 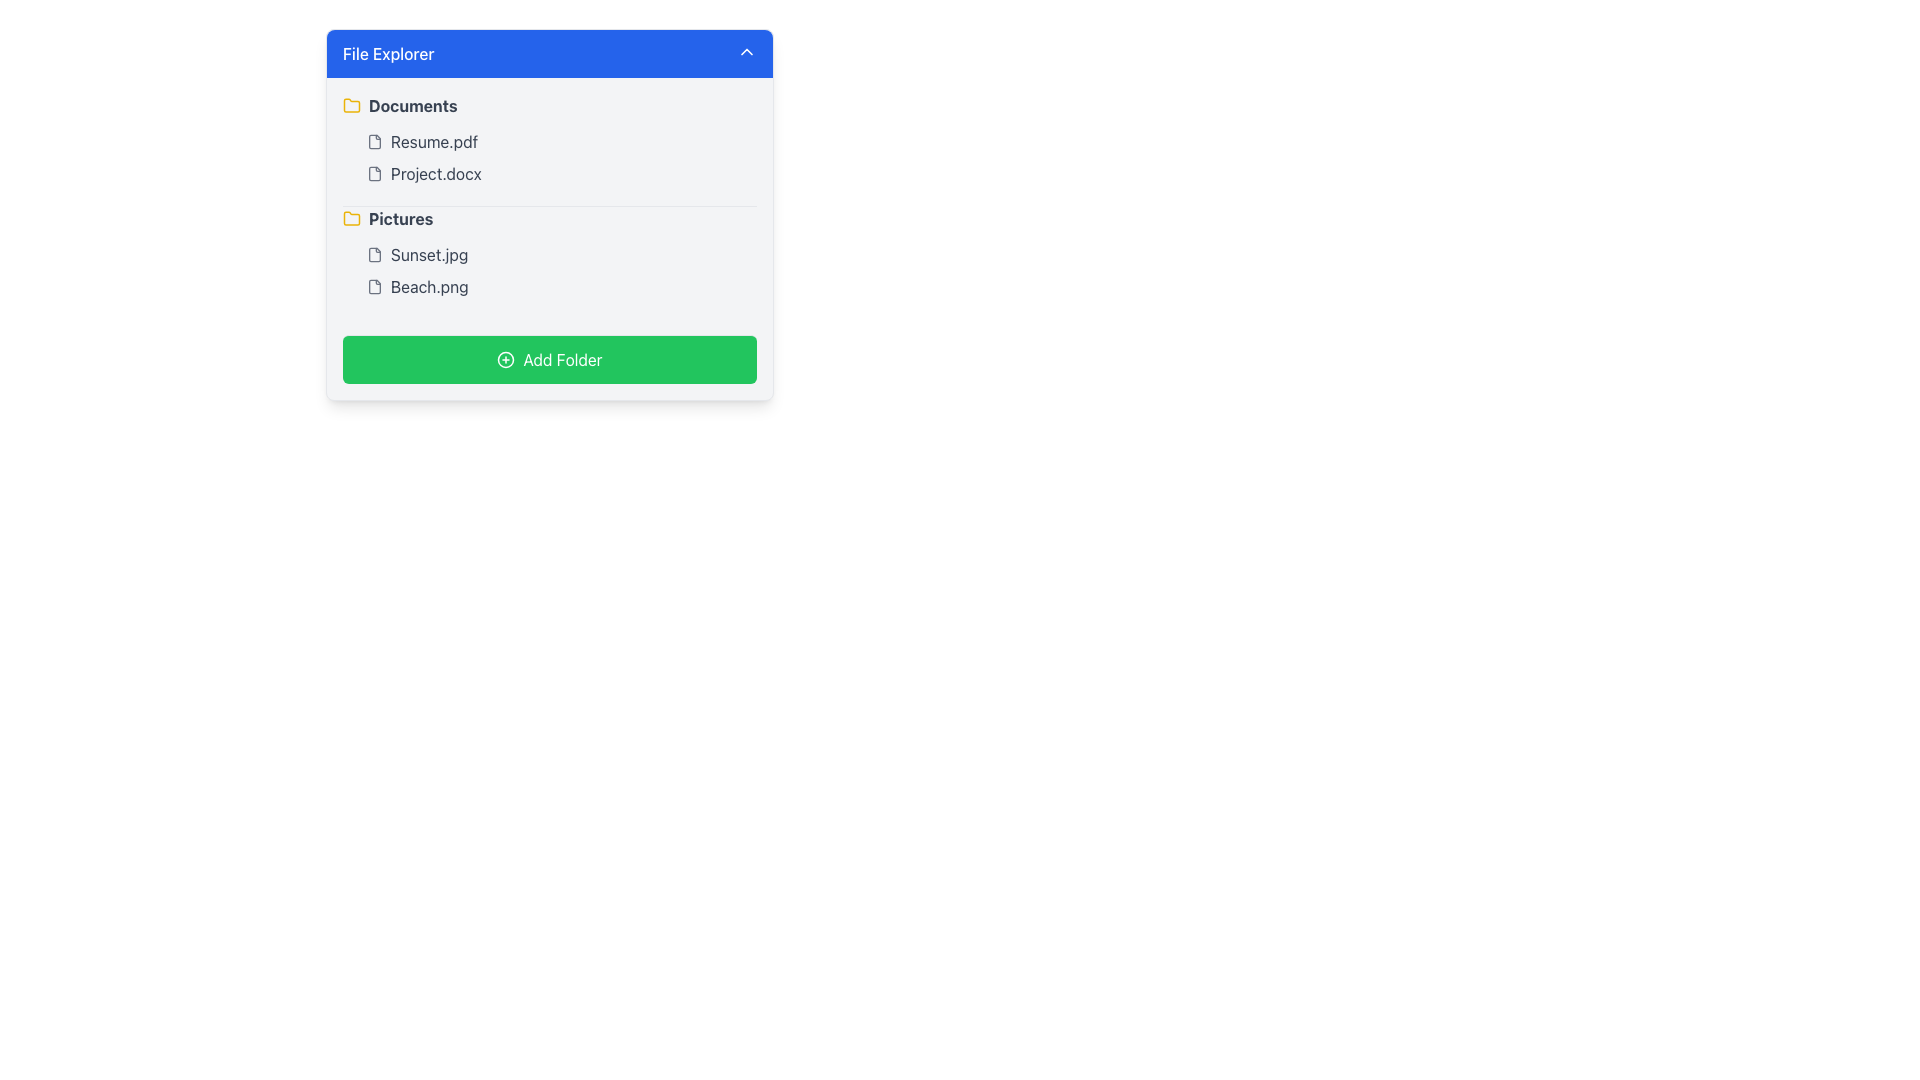 What do you see at coordinates (560, 286) in the screenshot?
I see `the list item labeled 'Beach.png' located in the 'Pictures' section of the file explorer` at bounding box center [560, 286].